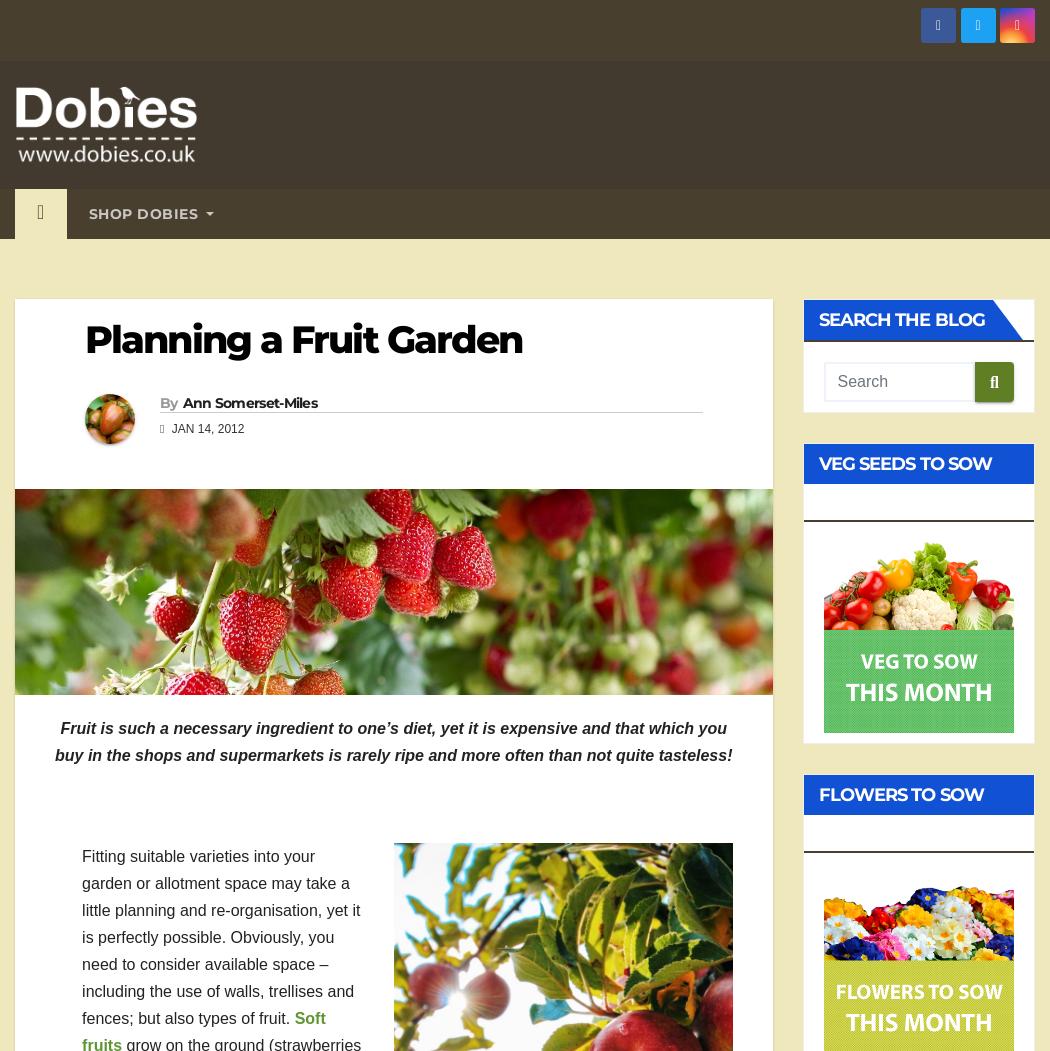  I want to click on 'Fruit is such a necessary ingredient to one’s diet, yet it is expensive and that which you buy in the shops and supermarkets is rarely ripe and more often than not quite tasteless!', so click(393, 741).